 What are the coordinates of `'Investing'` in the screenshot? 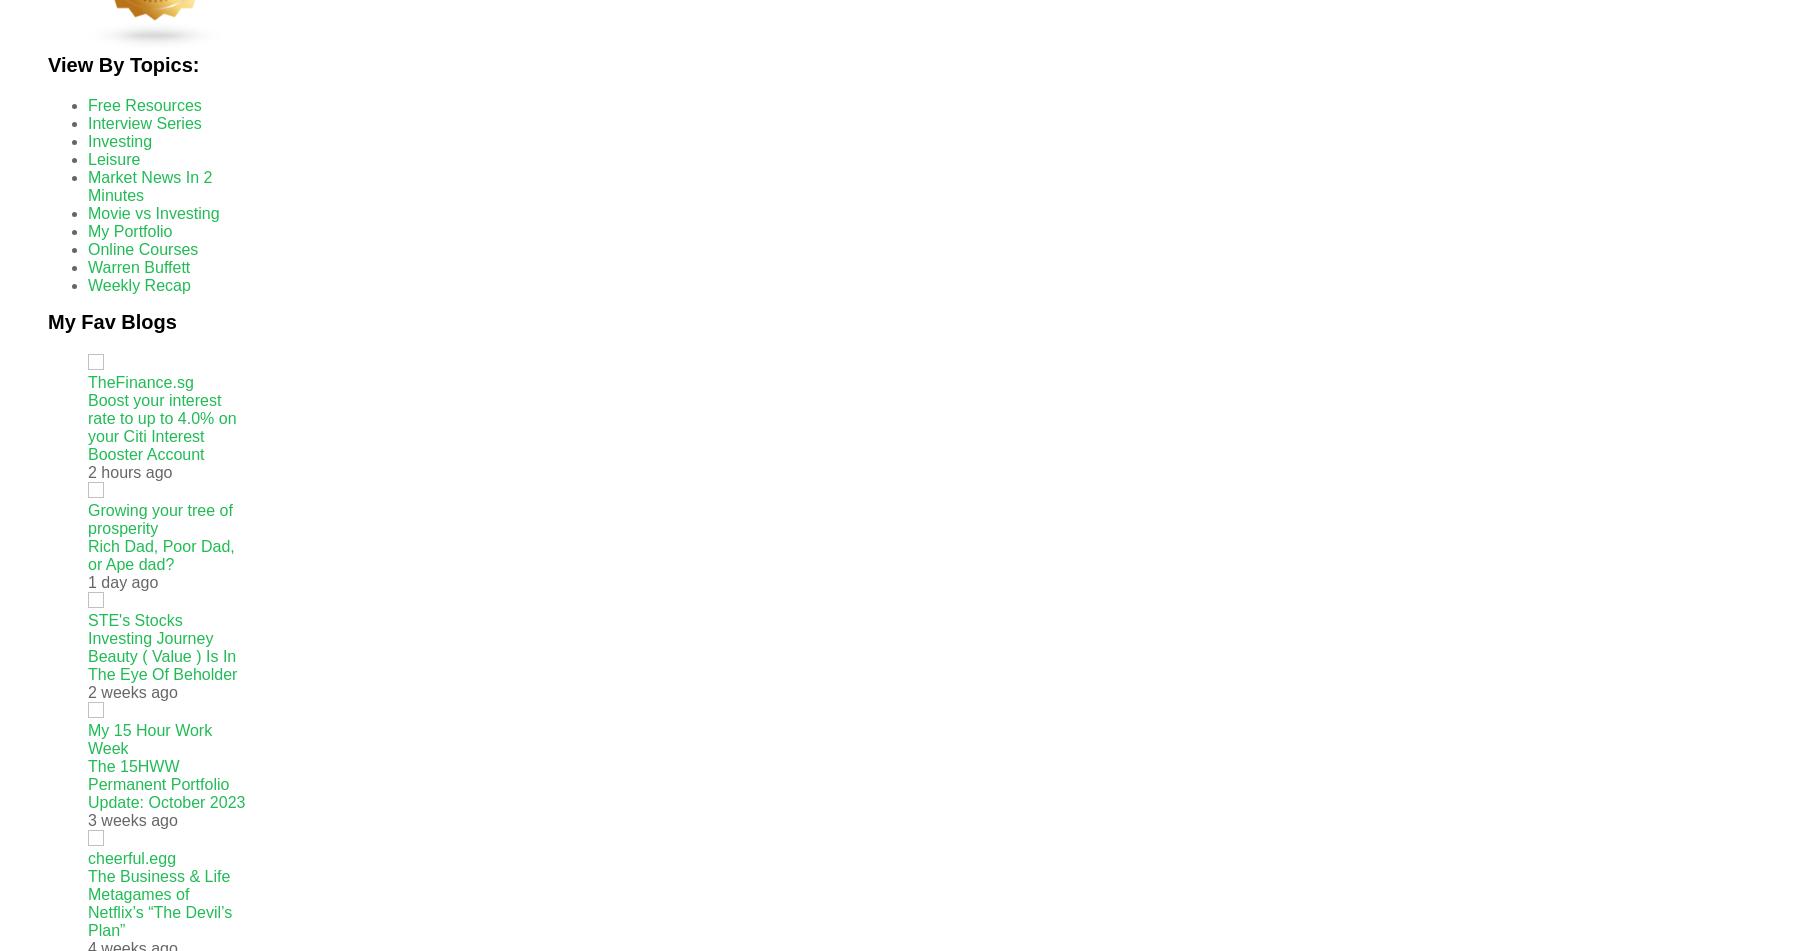 It's located at (119, 141).